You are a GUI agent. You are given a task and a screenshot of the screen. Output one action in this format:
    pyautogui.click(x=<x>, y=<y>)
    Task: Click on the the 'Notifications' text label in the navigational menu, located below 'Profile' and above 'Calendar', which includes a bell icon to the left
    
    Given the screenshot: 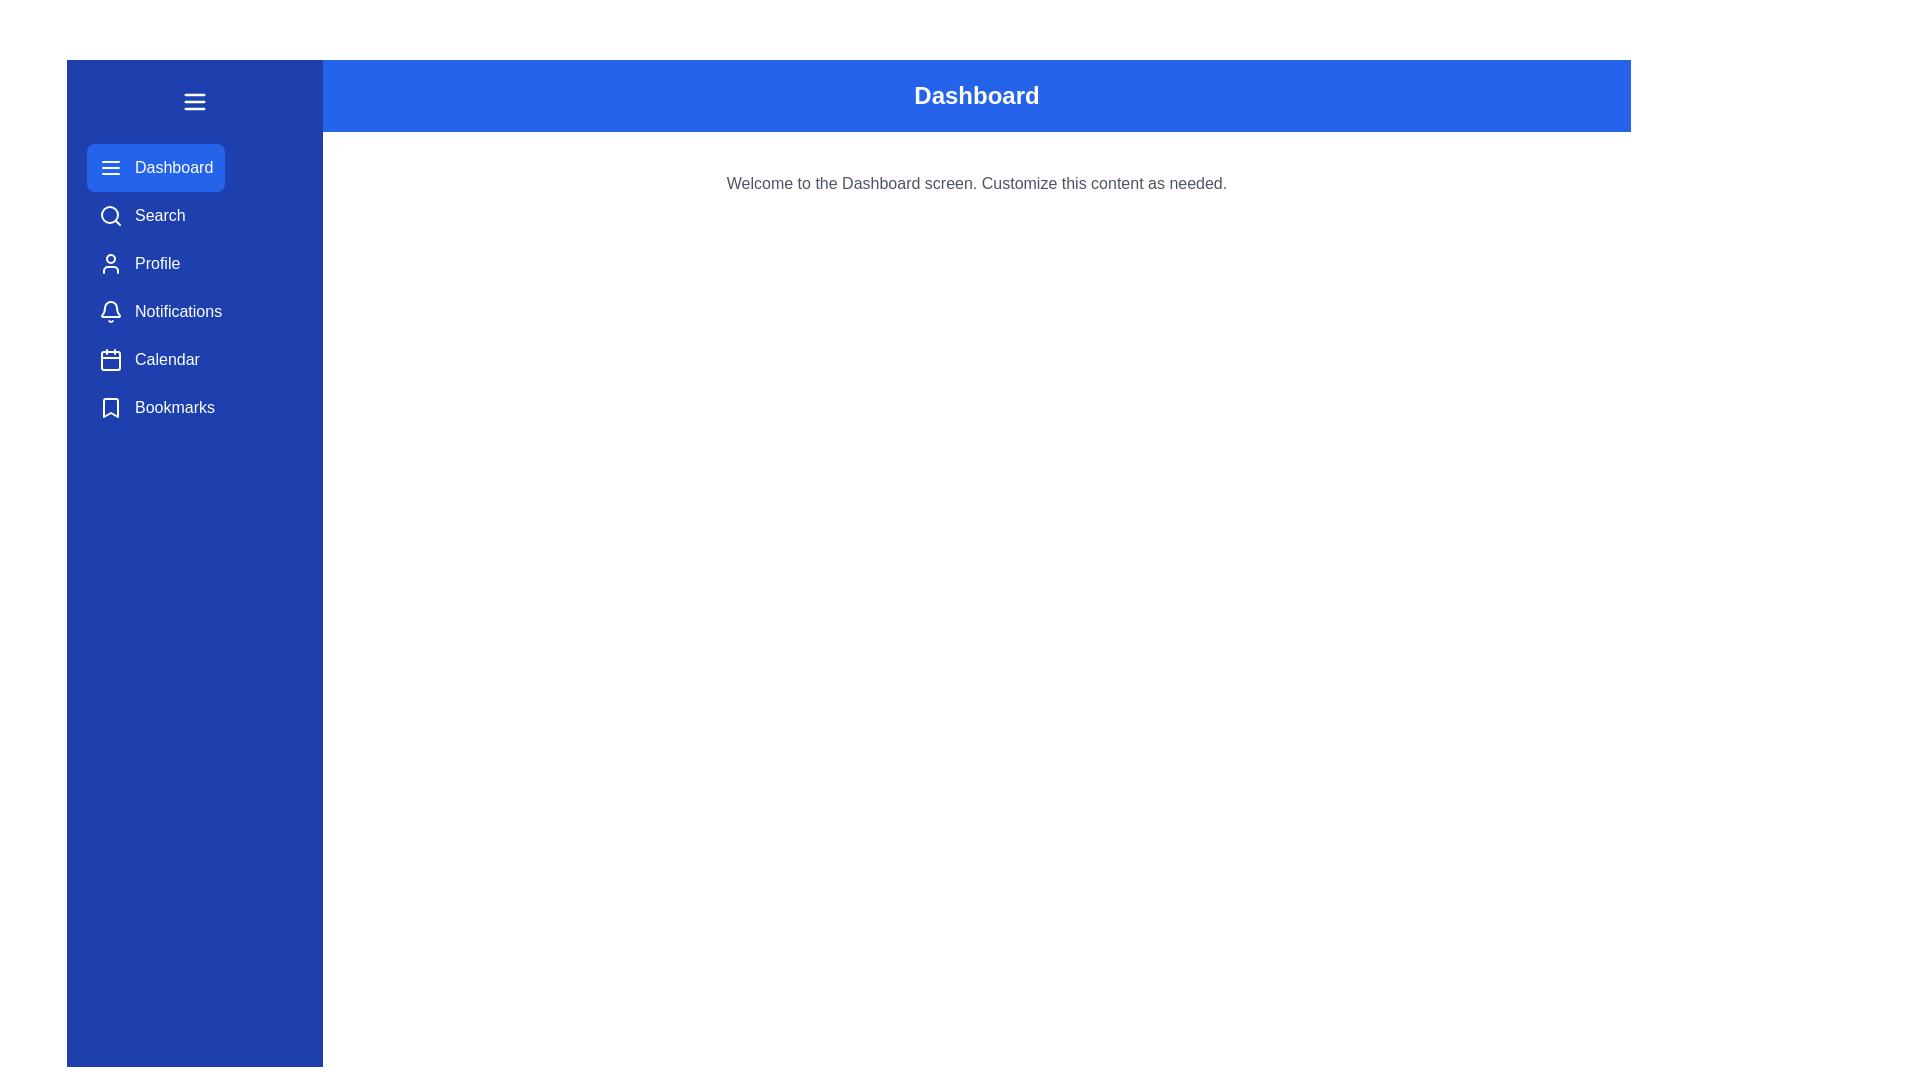 What is the action you would take?
    pyautogui.click(x=178, y=312)
    